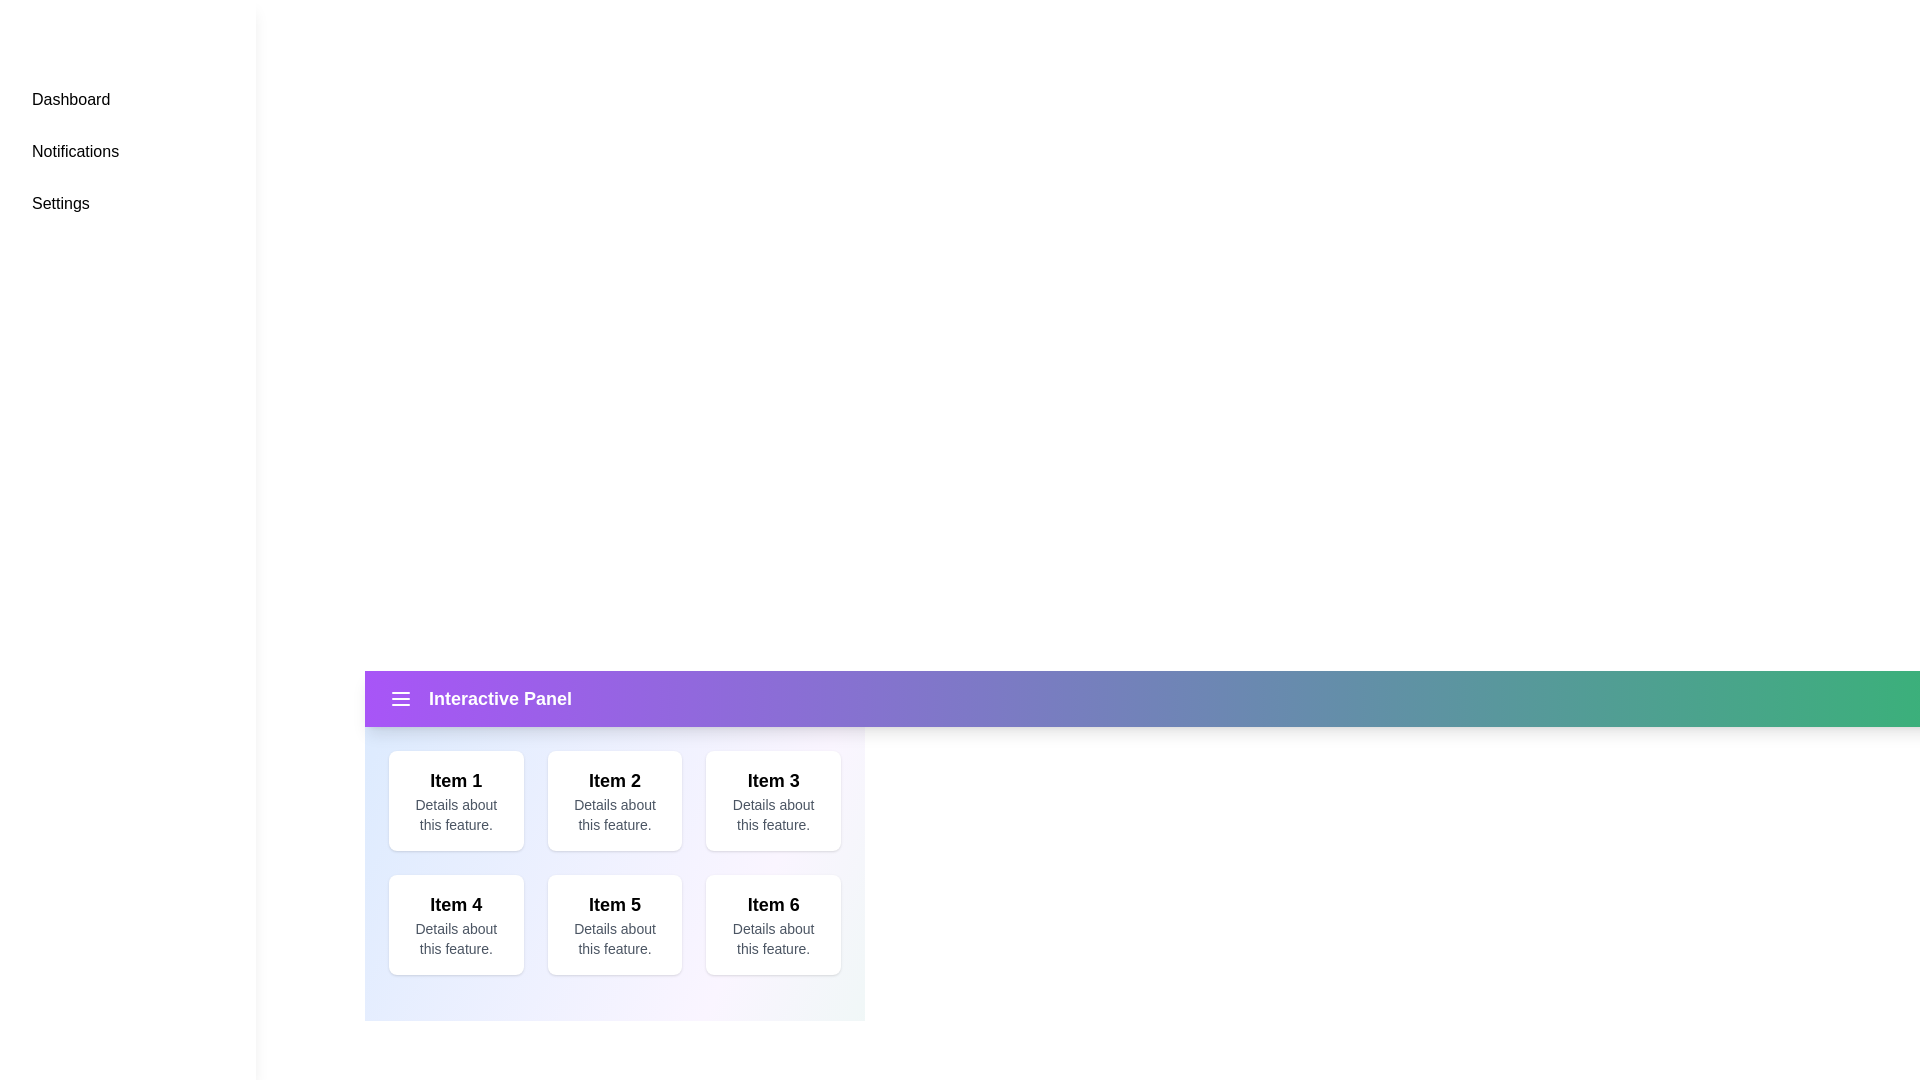 The width and height of the screenshot is (1920, 1080). Describe the element at coordinates (772, 925) in the screenshot. I see `the Informational card titled 'Item 6' which includes details about this feature, located in the third column and second row of the grid layout` at that location.